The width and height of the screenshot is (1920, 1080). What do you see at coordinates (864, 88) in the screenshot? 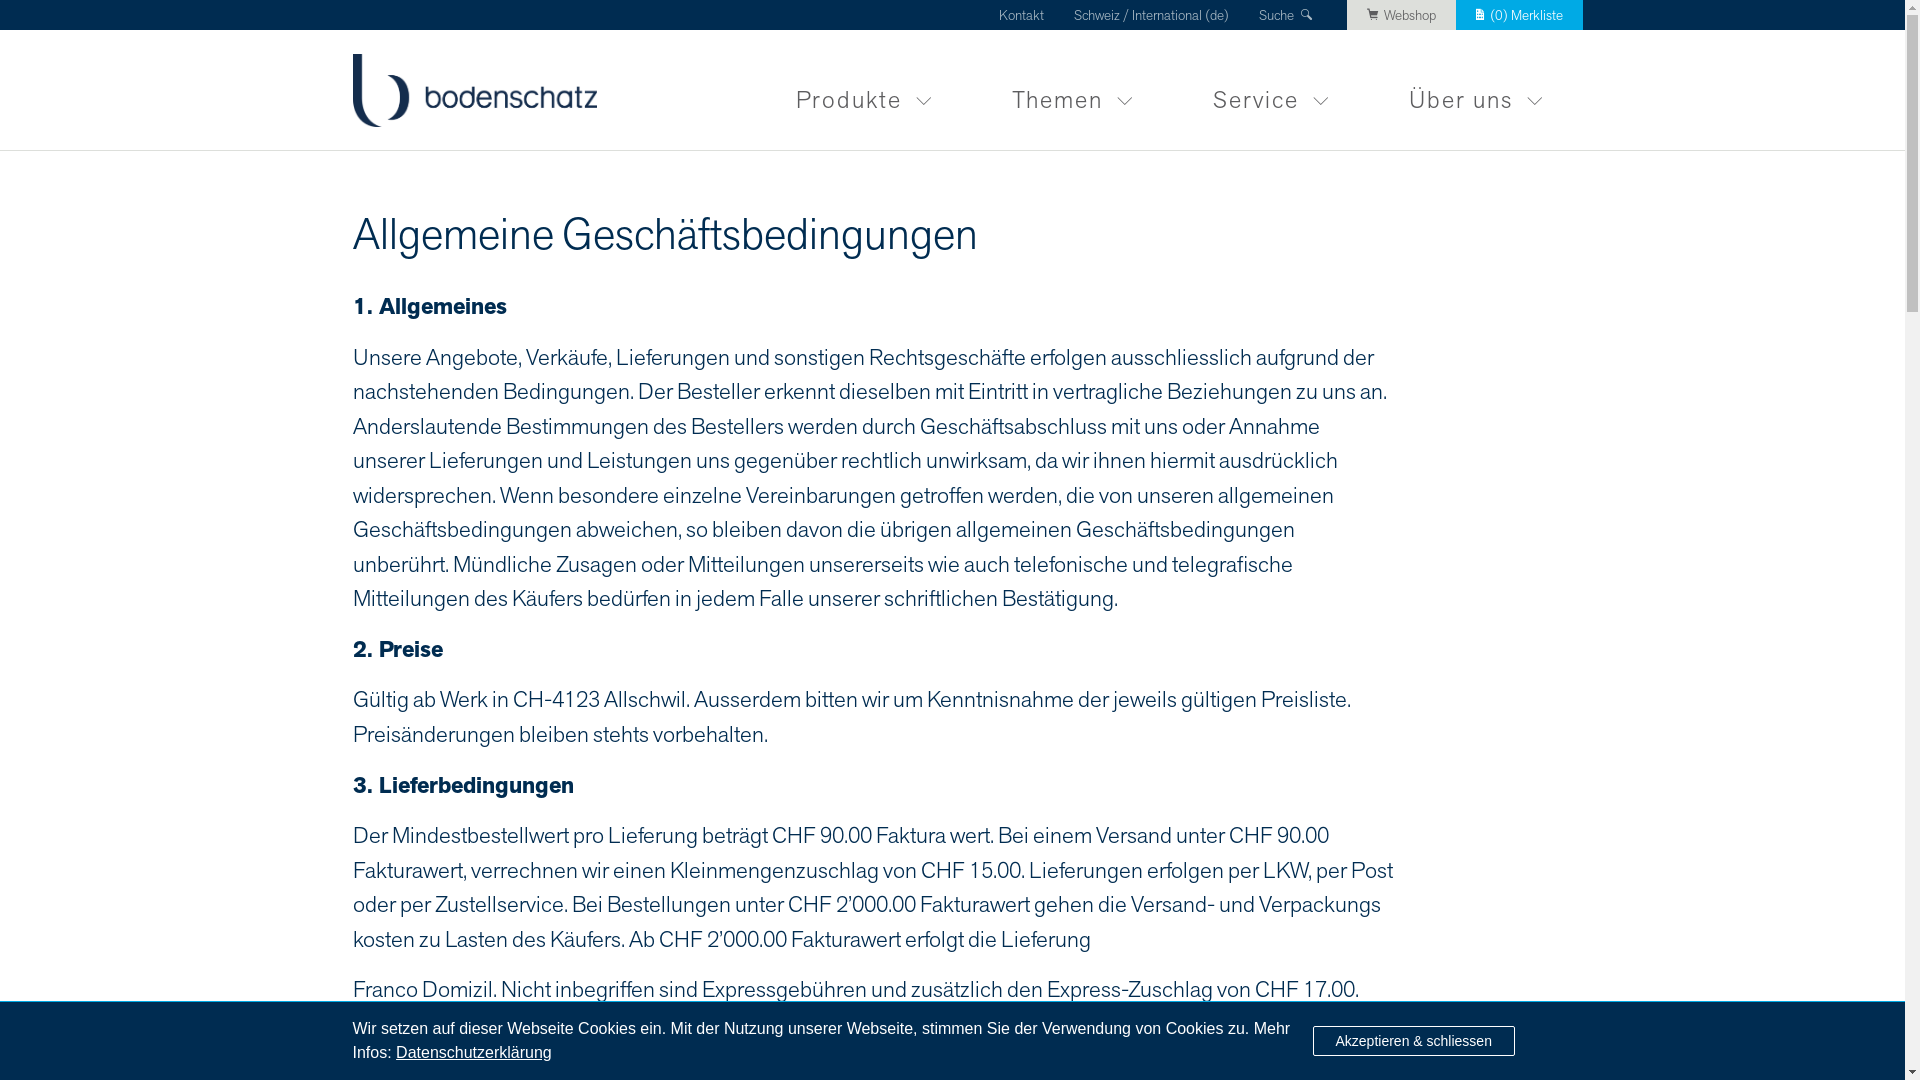
I see `'Produkte'` at bounding box center [864, 88].